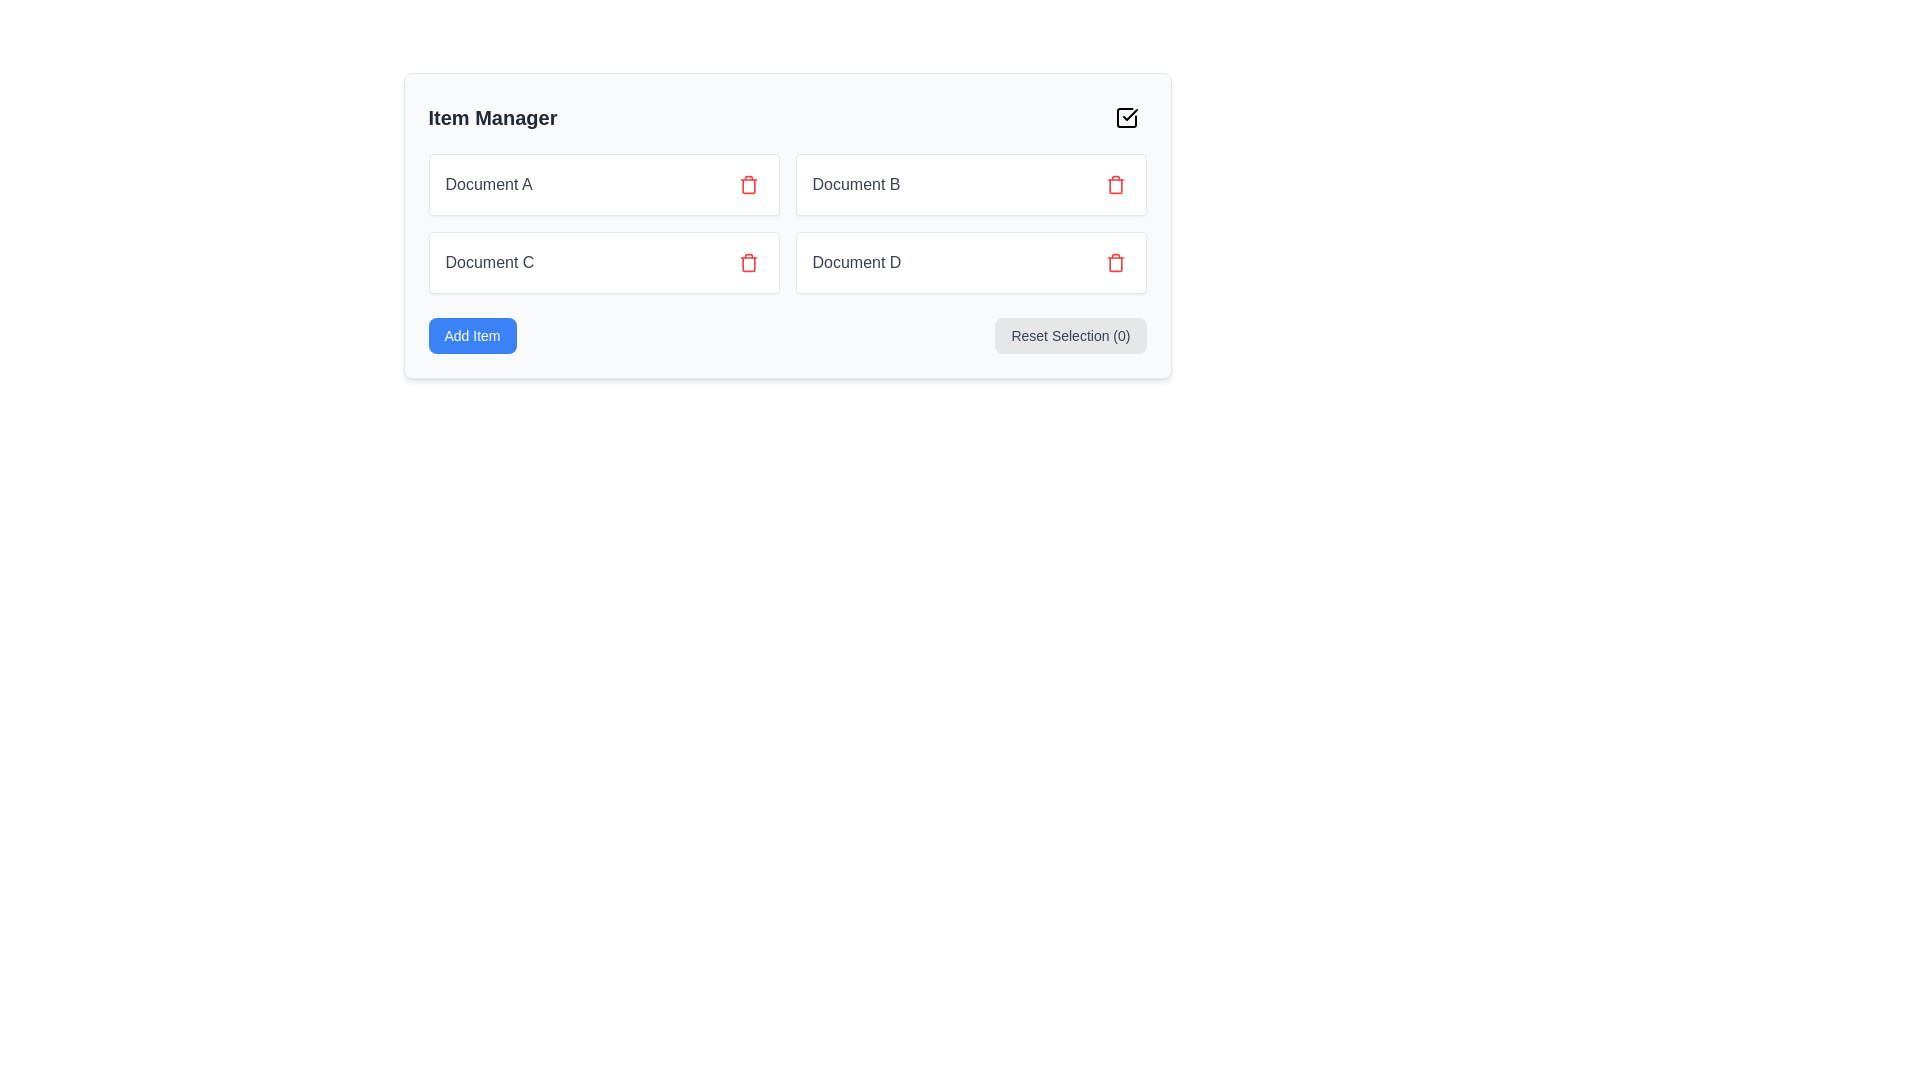  What do you see at coordinates (1126, 118) in the screenshot?
I see `the square-shaped button with a checkmark icon located in the upper-right corner of the 'Item Manager' section` at bounding box center [1126, 118].